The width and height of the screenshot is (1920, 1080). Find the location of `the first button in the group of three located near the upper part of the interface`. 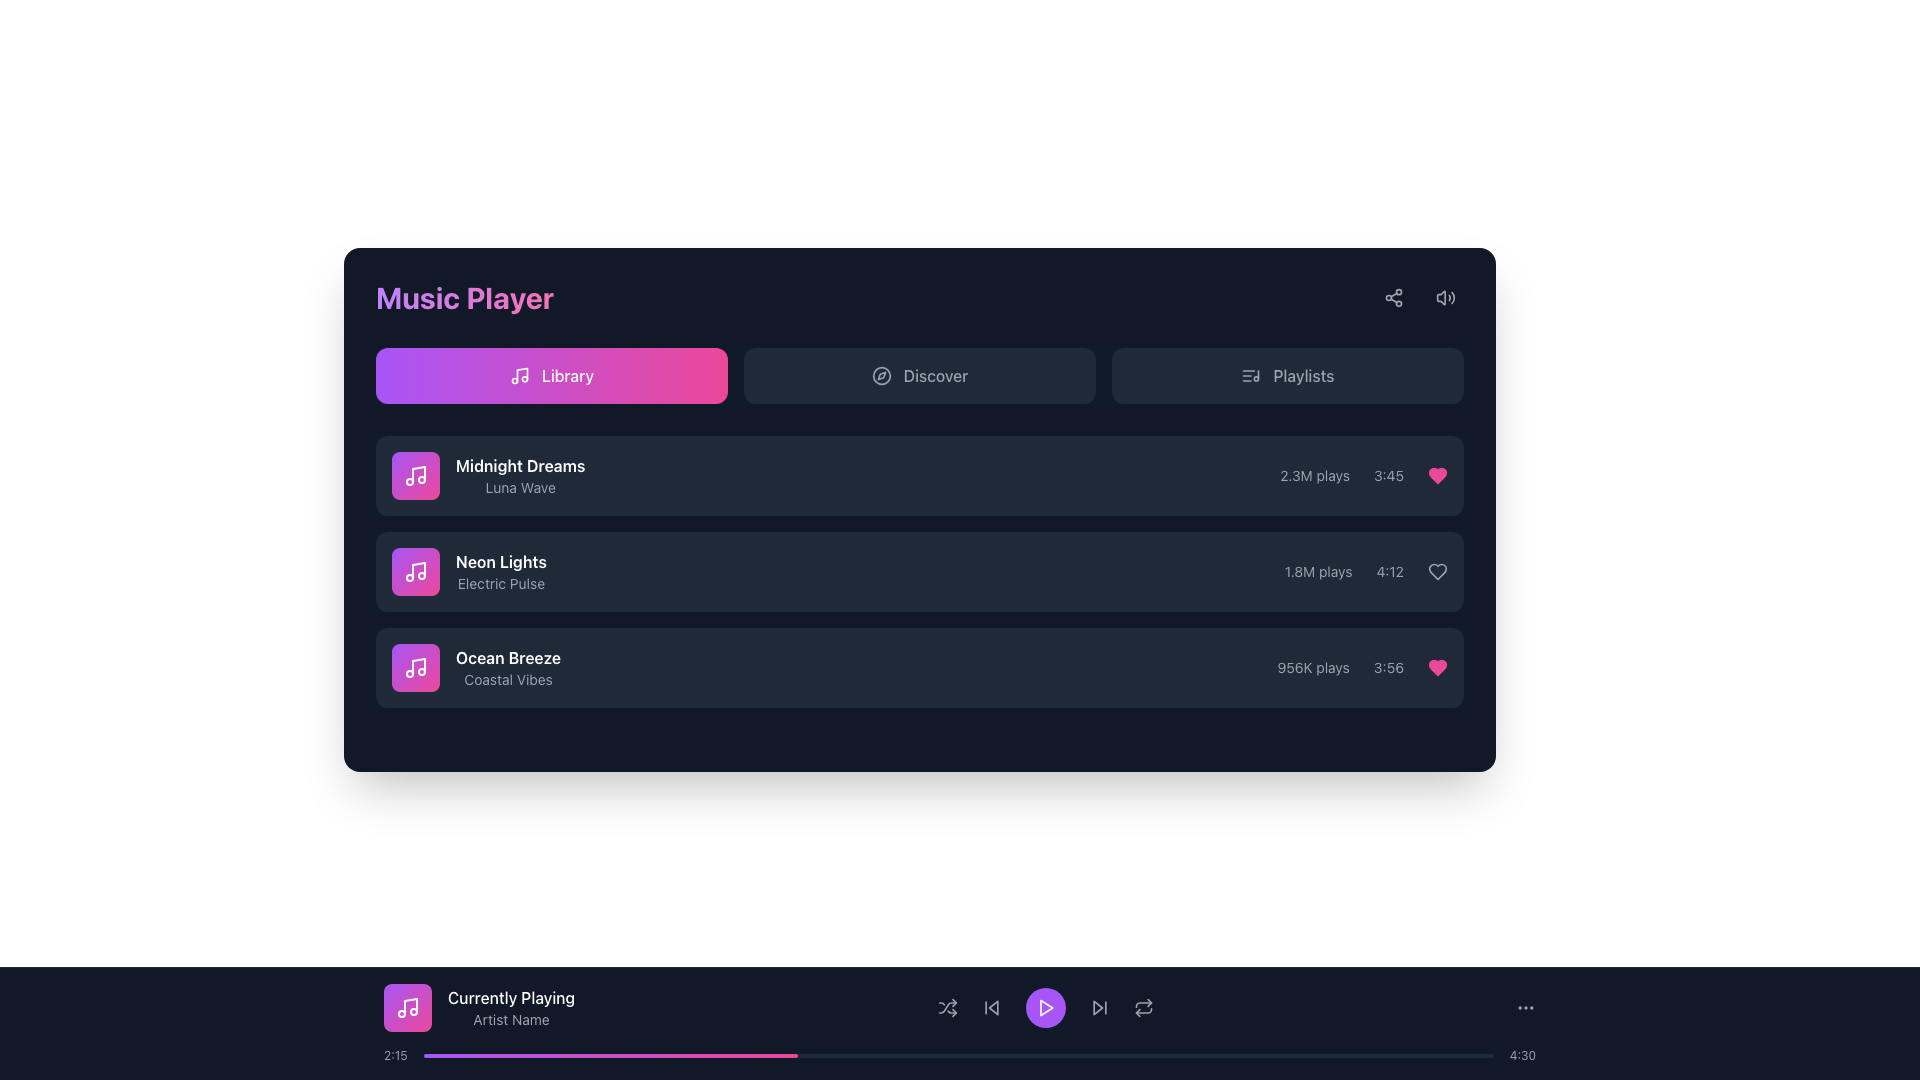

the first button in the group of three located near the upper part of the interface is located at coordinates (552, 375).